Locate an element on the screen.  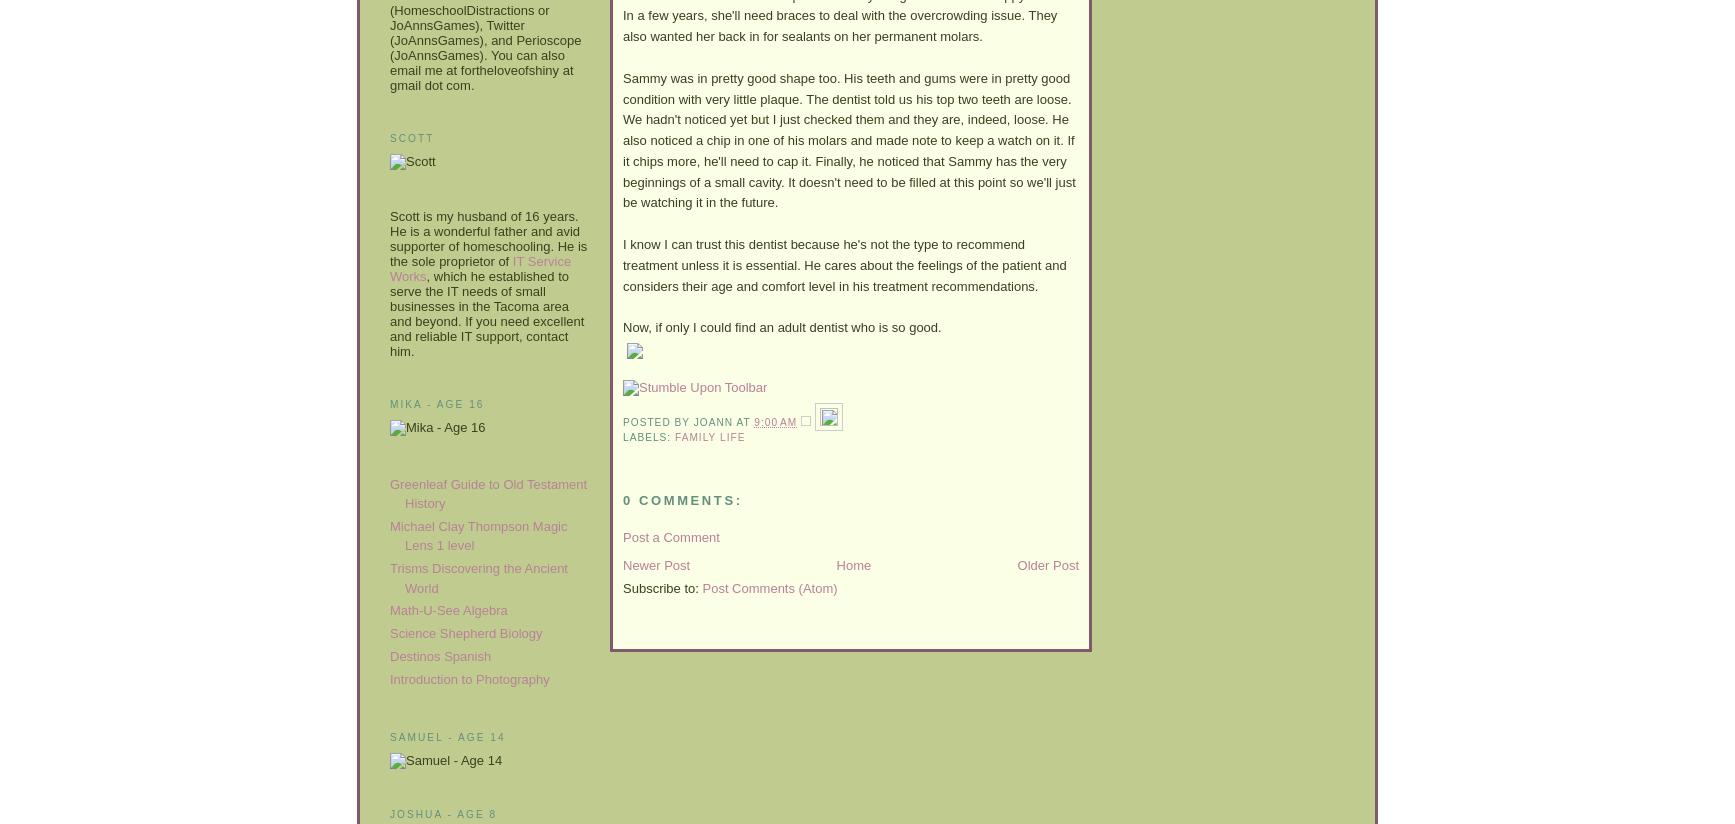
'Newer Post' is located at coordinates (656, 563).